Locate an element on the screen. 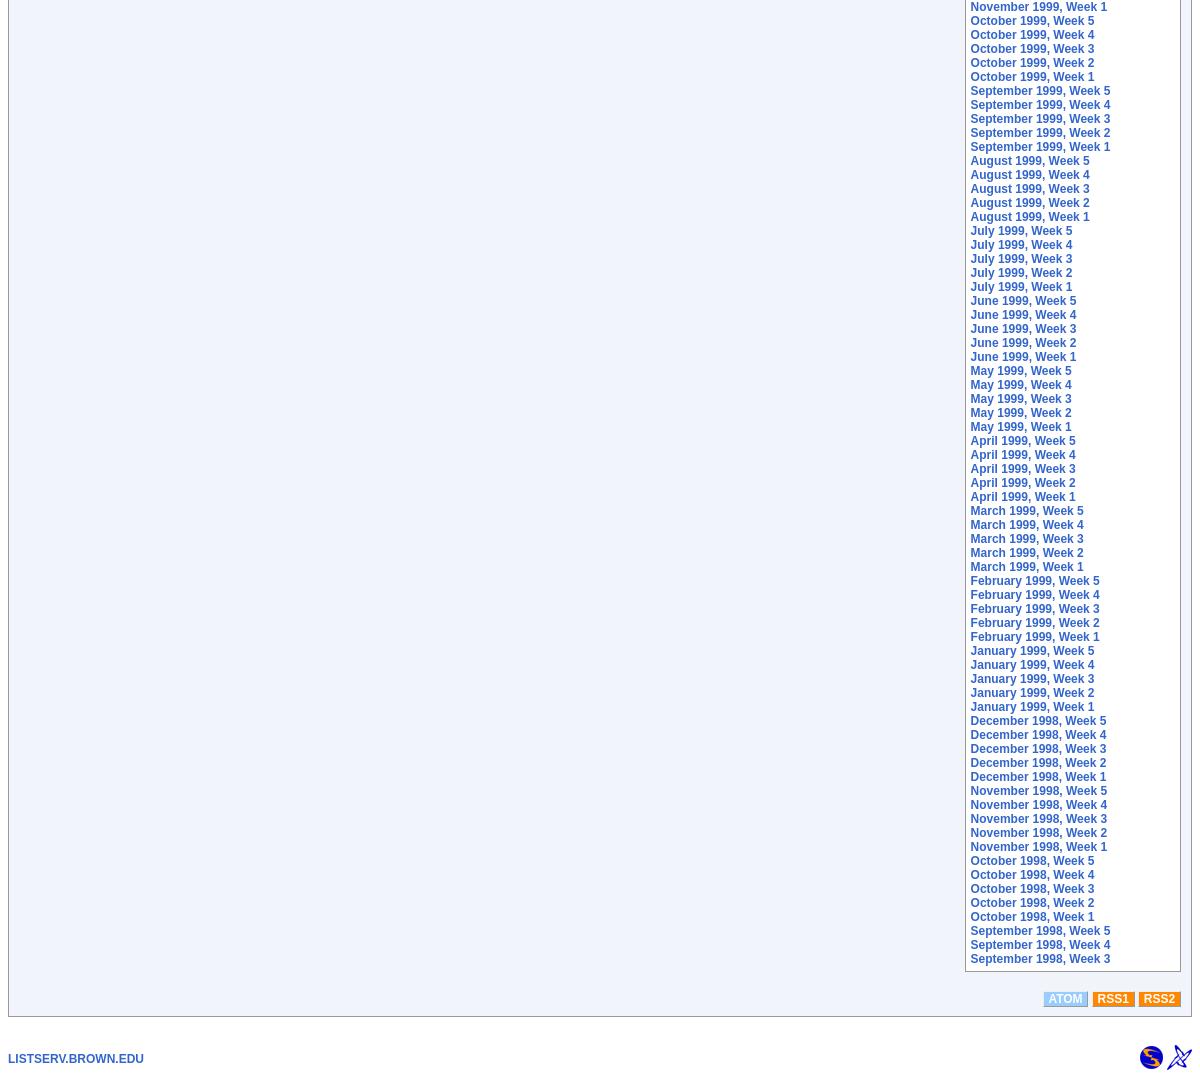  'August 1999, Week 1' is located at coordinates (1029, 215).